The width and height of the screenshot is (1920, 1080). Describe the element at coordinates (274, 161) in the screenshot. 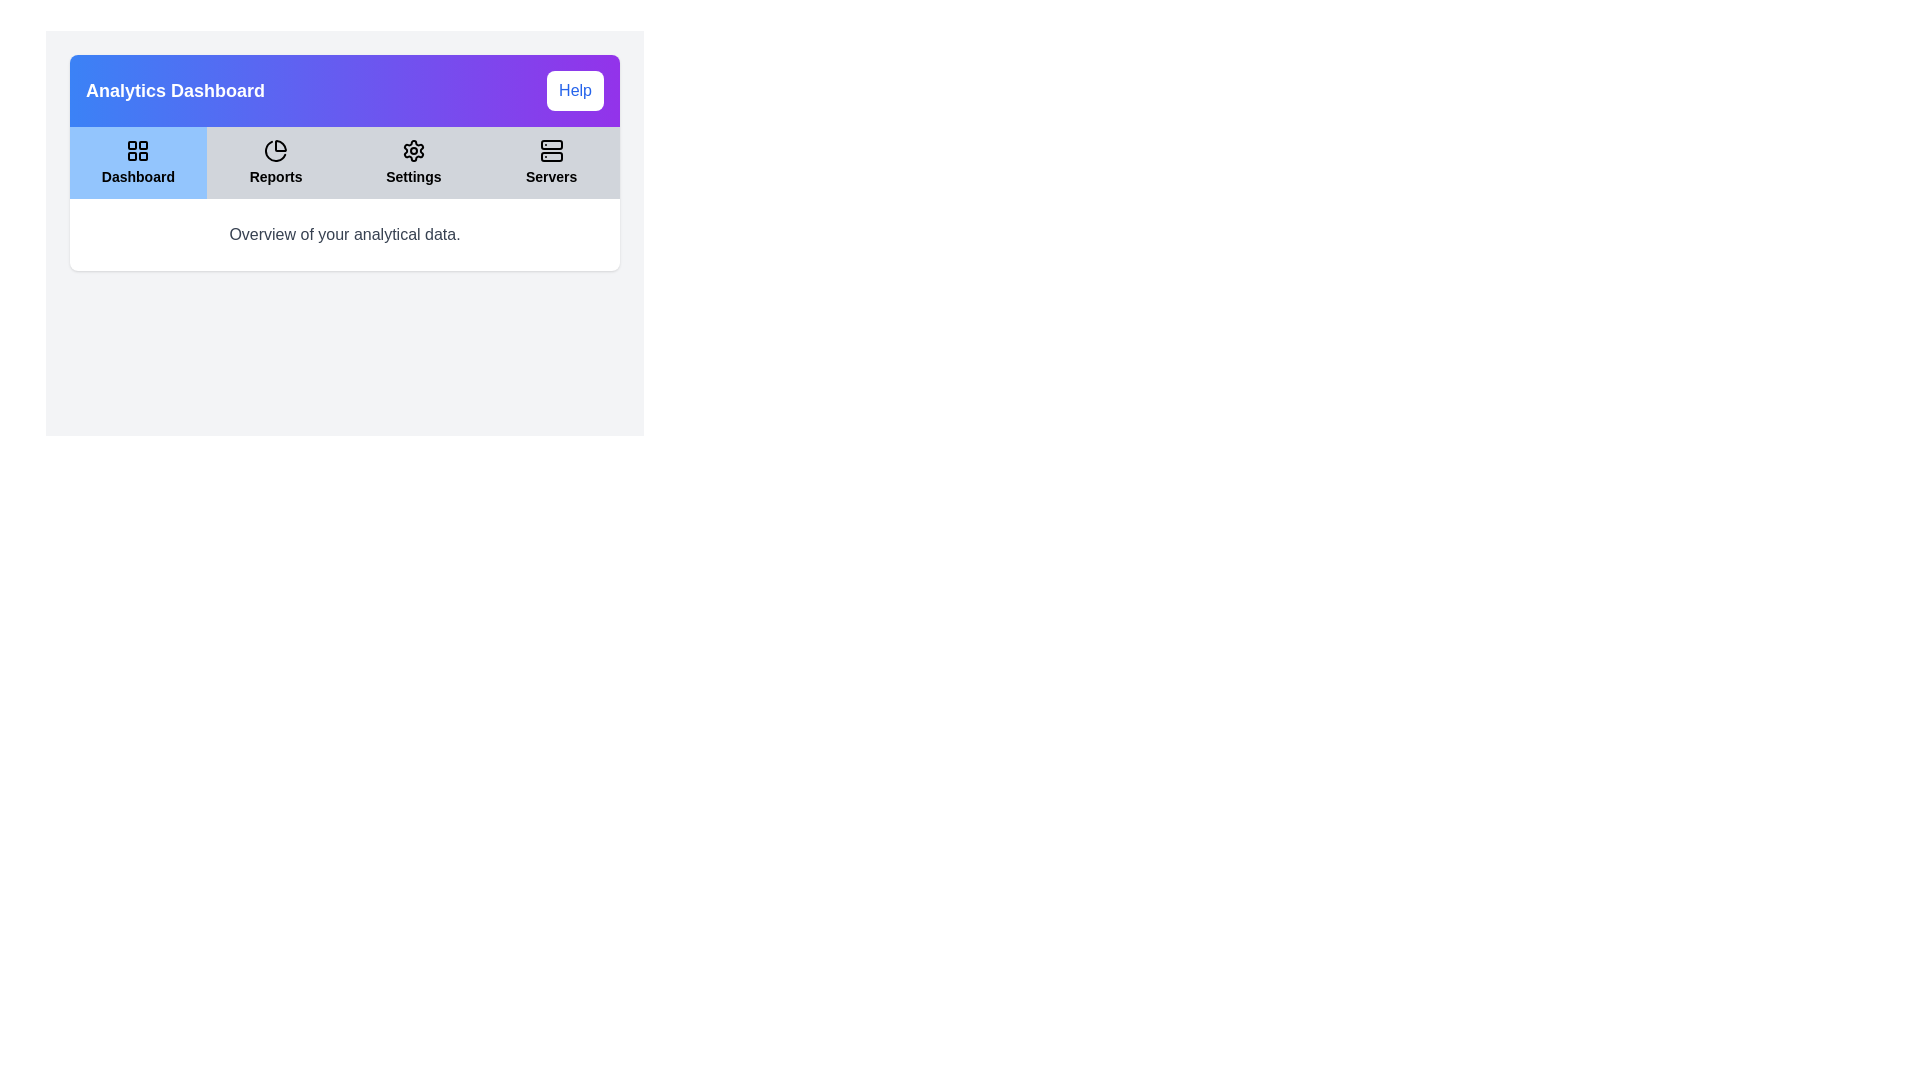

I see `the 'Reports' button, which is the second button in the navigation row located in the header section of the interface` at that location.